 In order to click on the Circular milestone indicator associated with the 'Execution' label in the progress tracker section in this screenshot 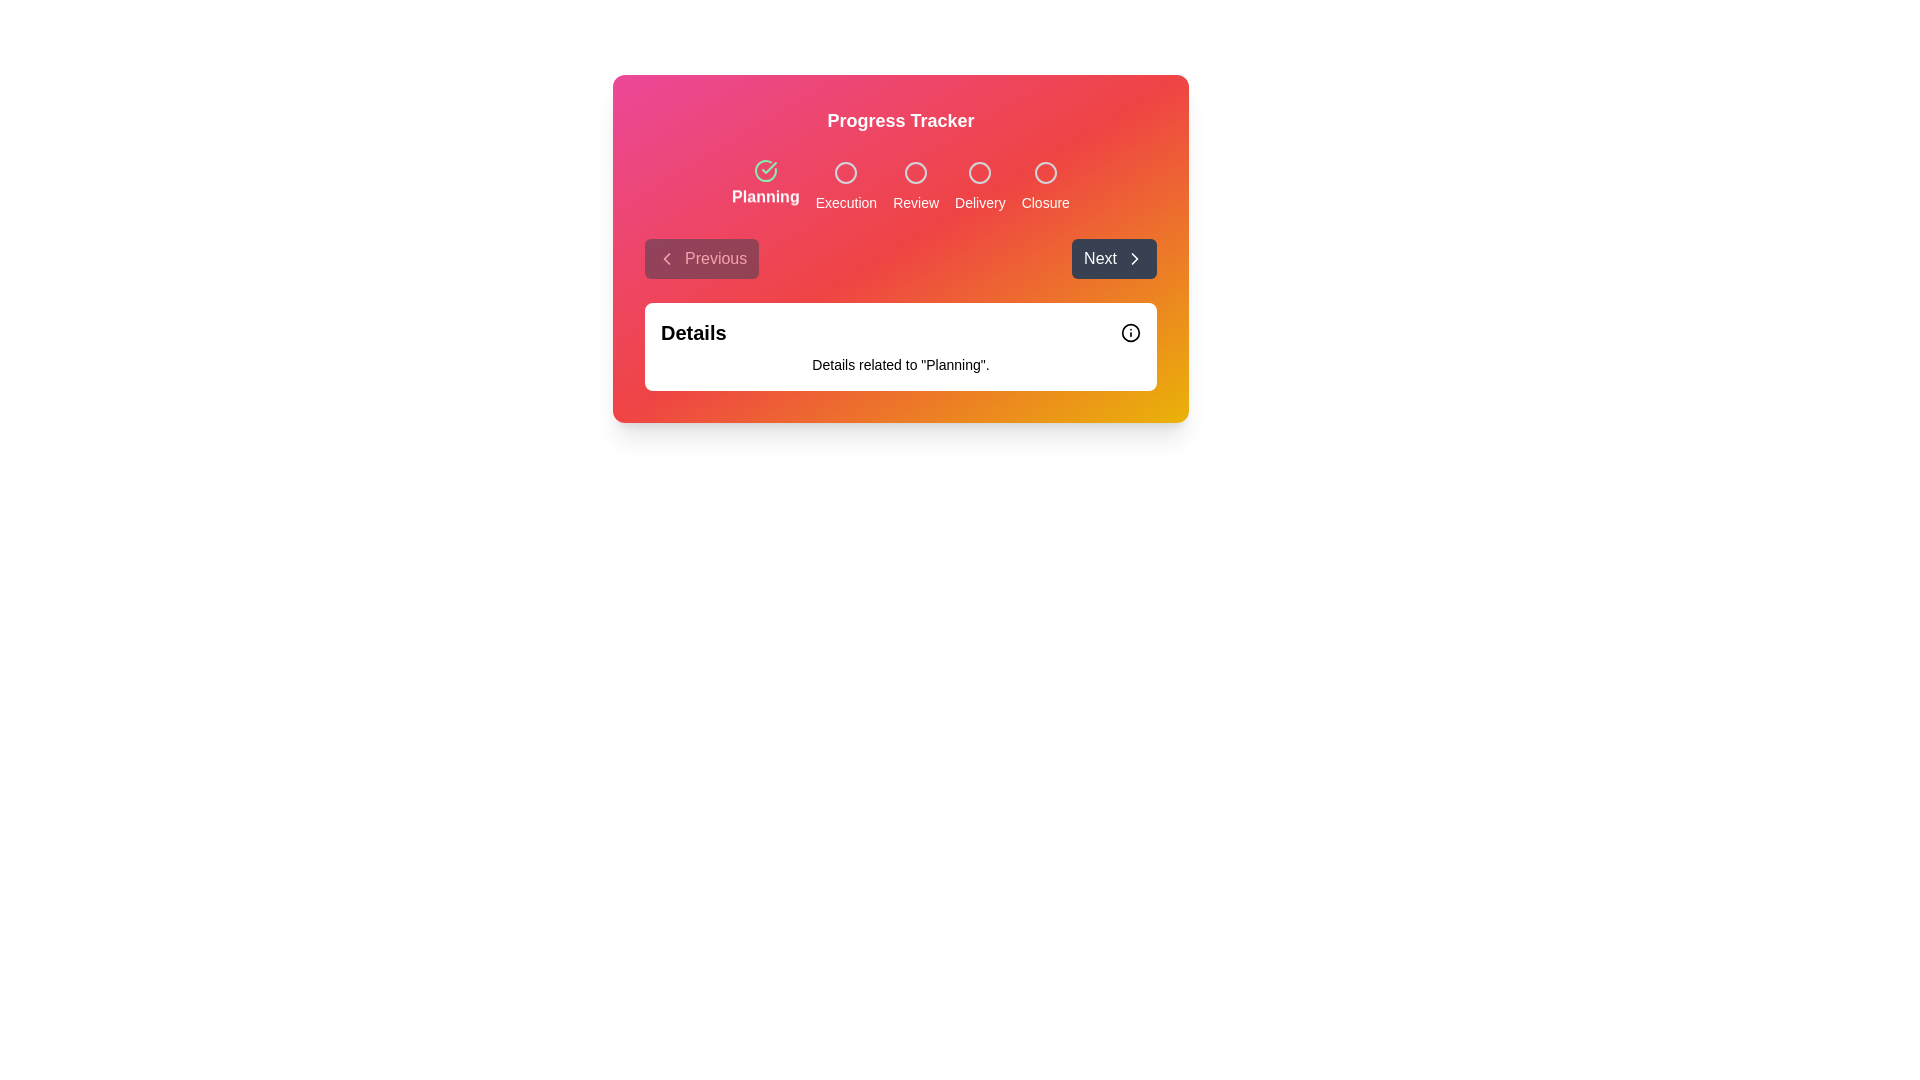, I will do `click(846, 172)`.